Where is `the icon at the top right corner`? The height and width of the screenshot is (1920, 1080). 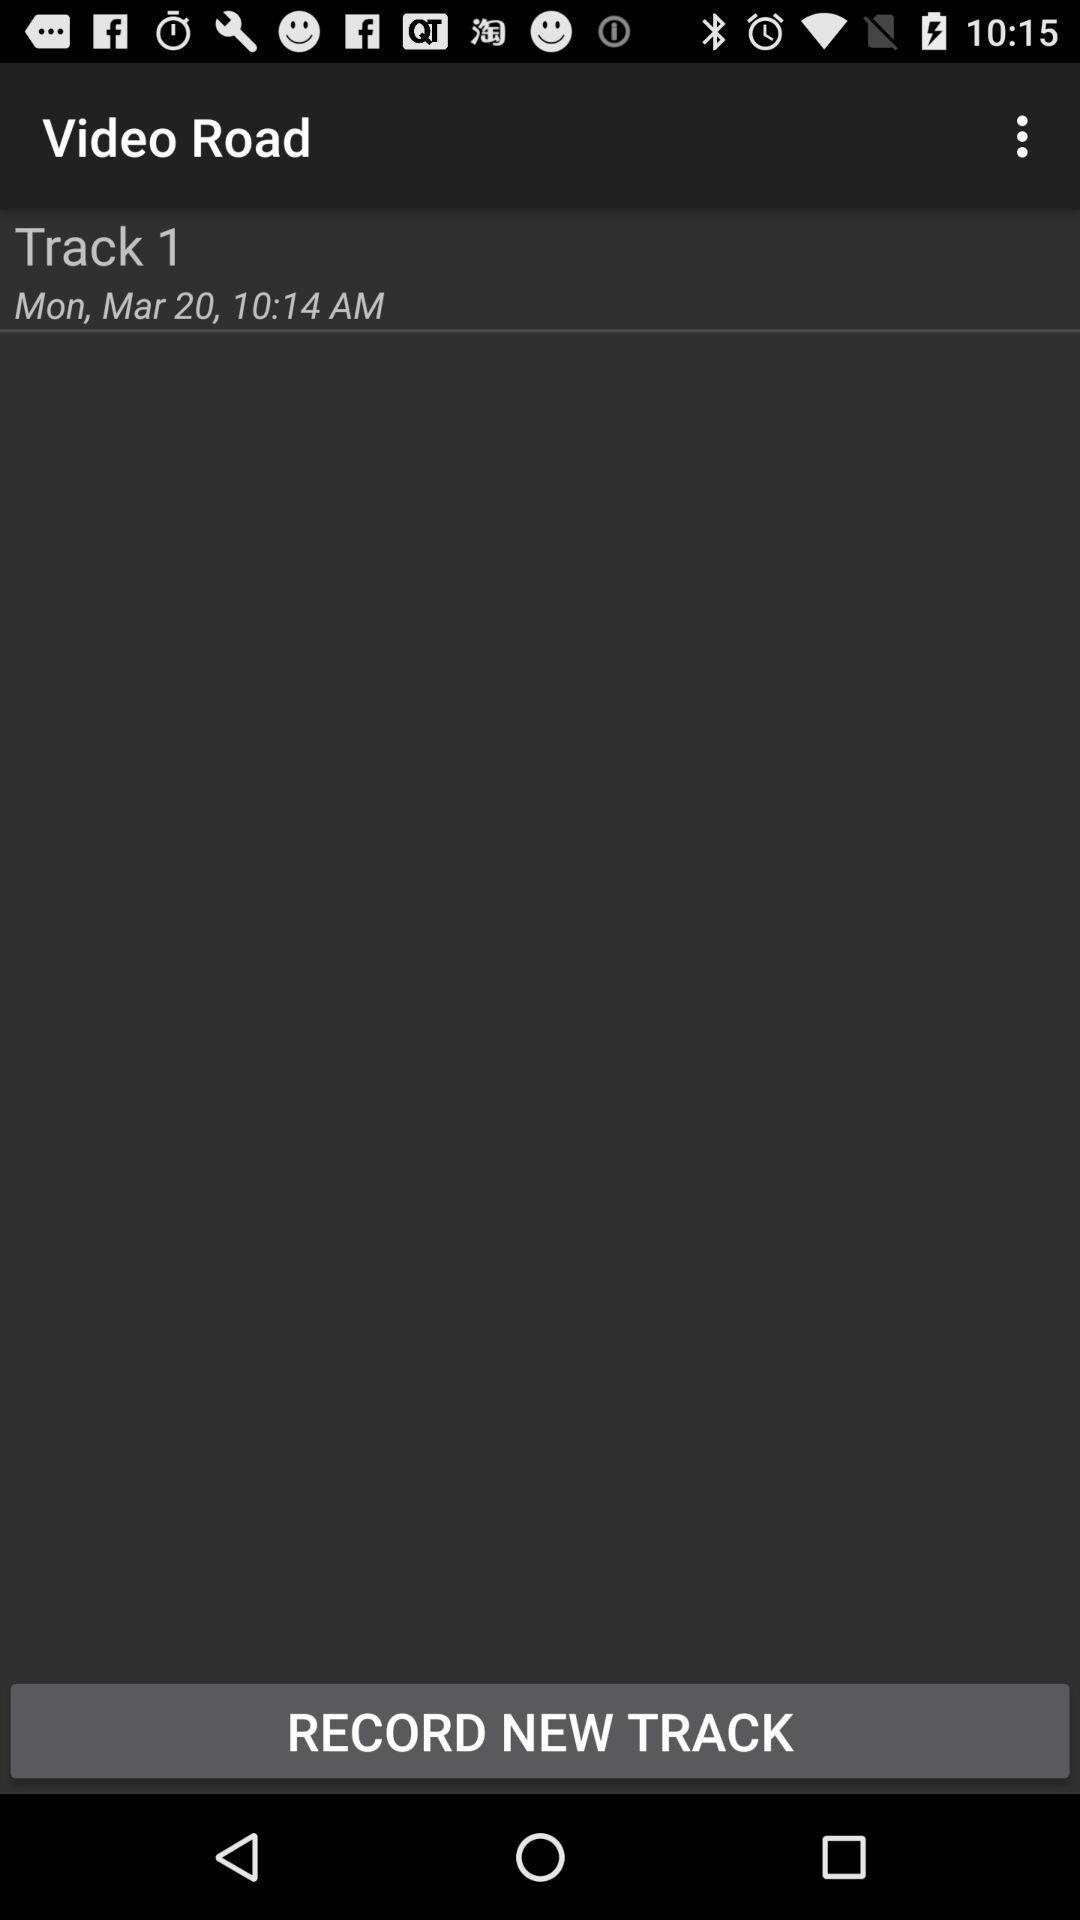
the icon at the top right corner is located at coordinates (1027, 135).